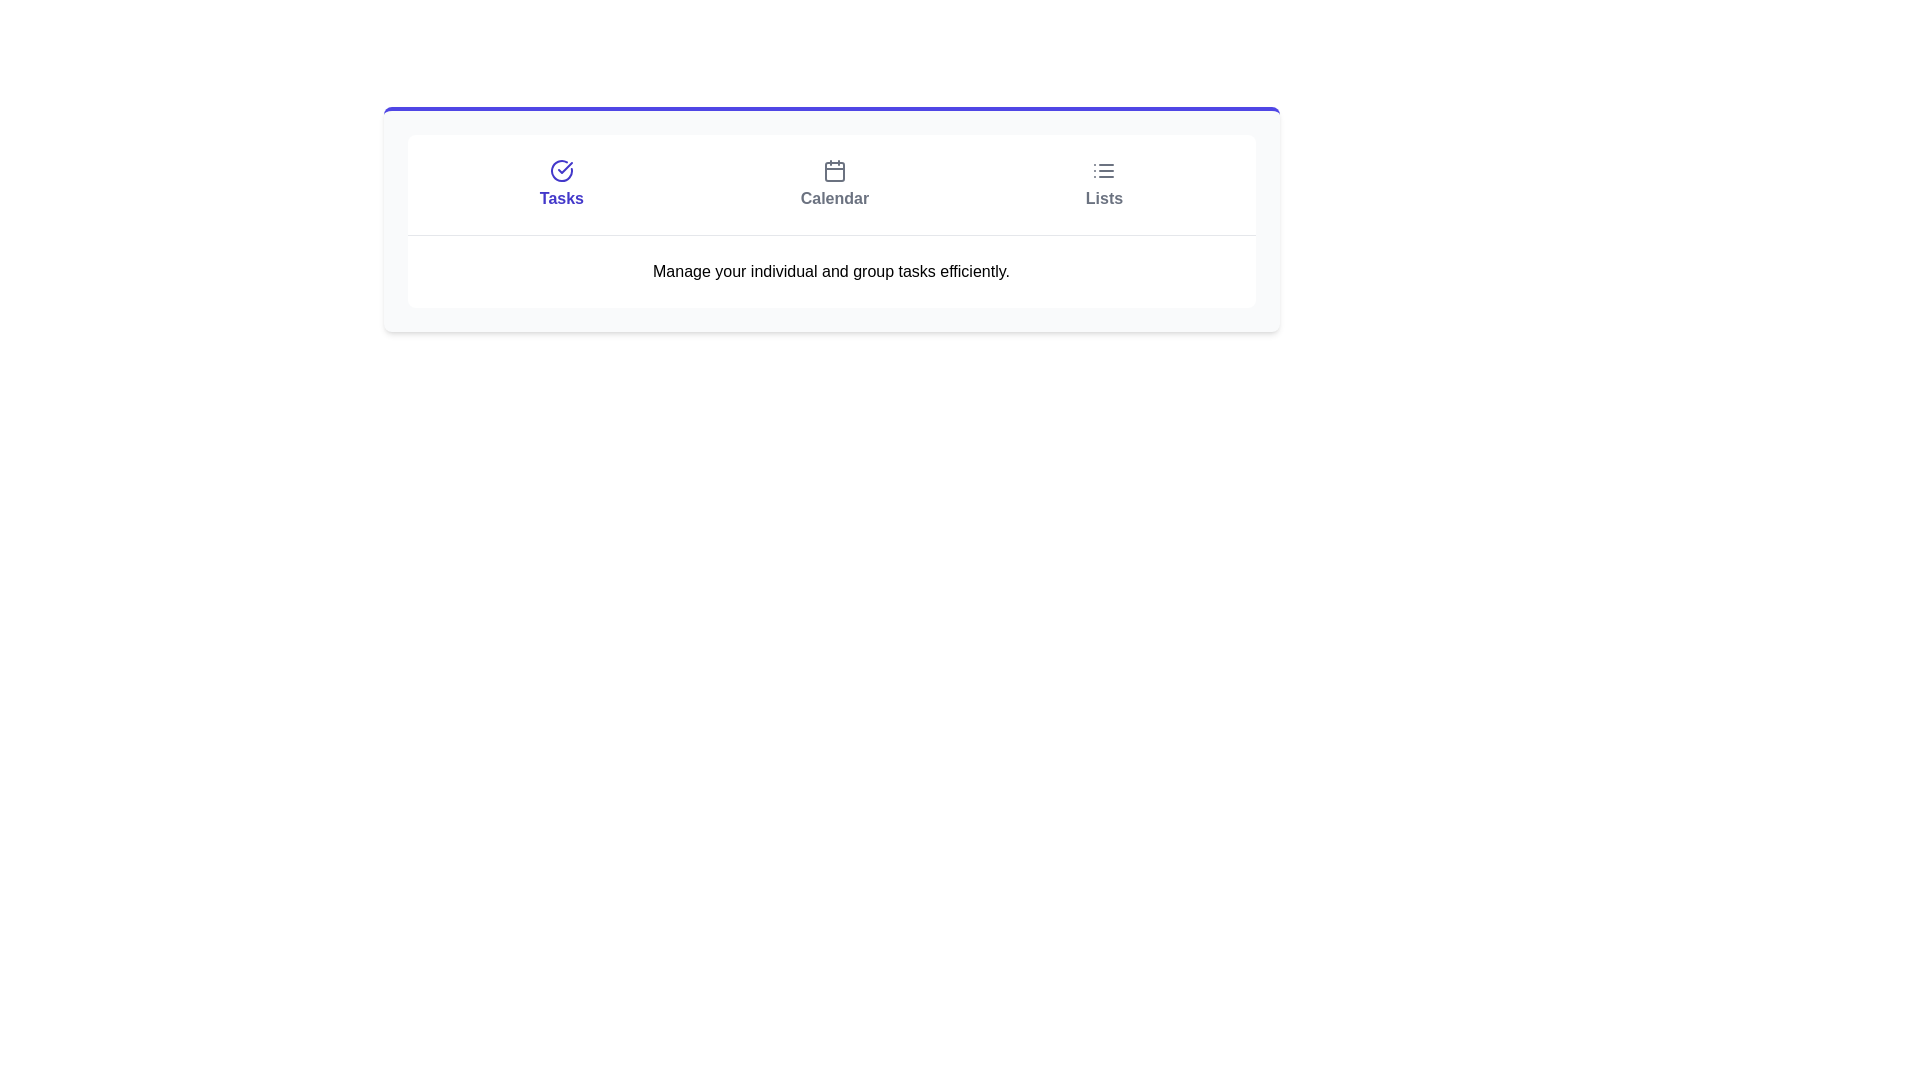 Image resolution: width=1920 pixels, height=1080 pixels. What do you see at coordinates (831, 185) in the screenshot?
I see `the 'Calendar' section of the navigation bar` at bounding box center [831, 185].